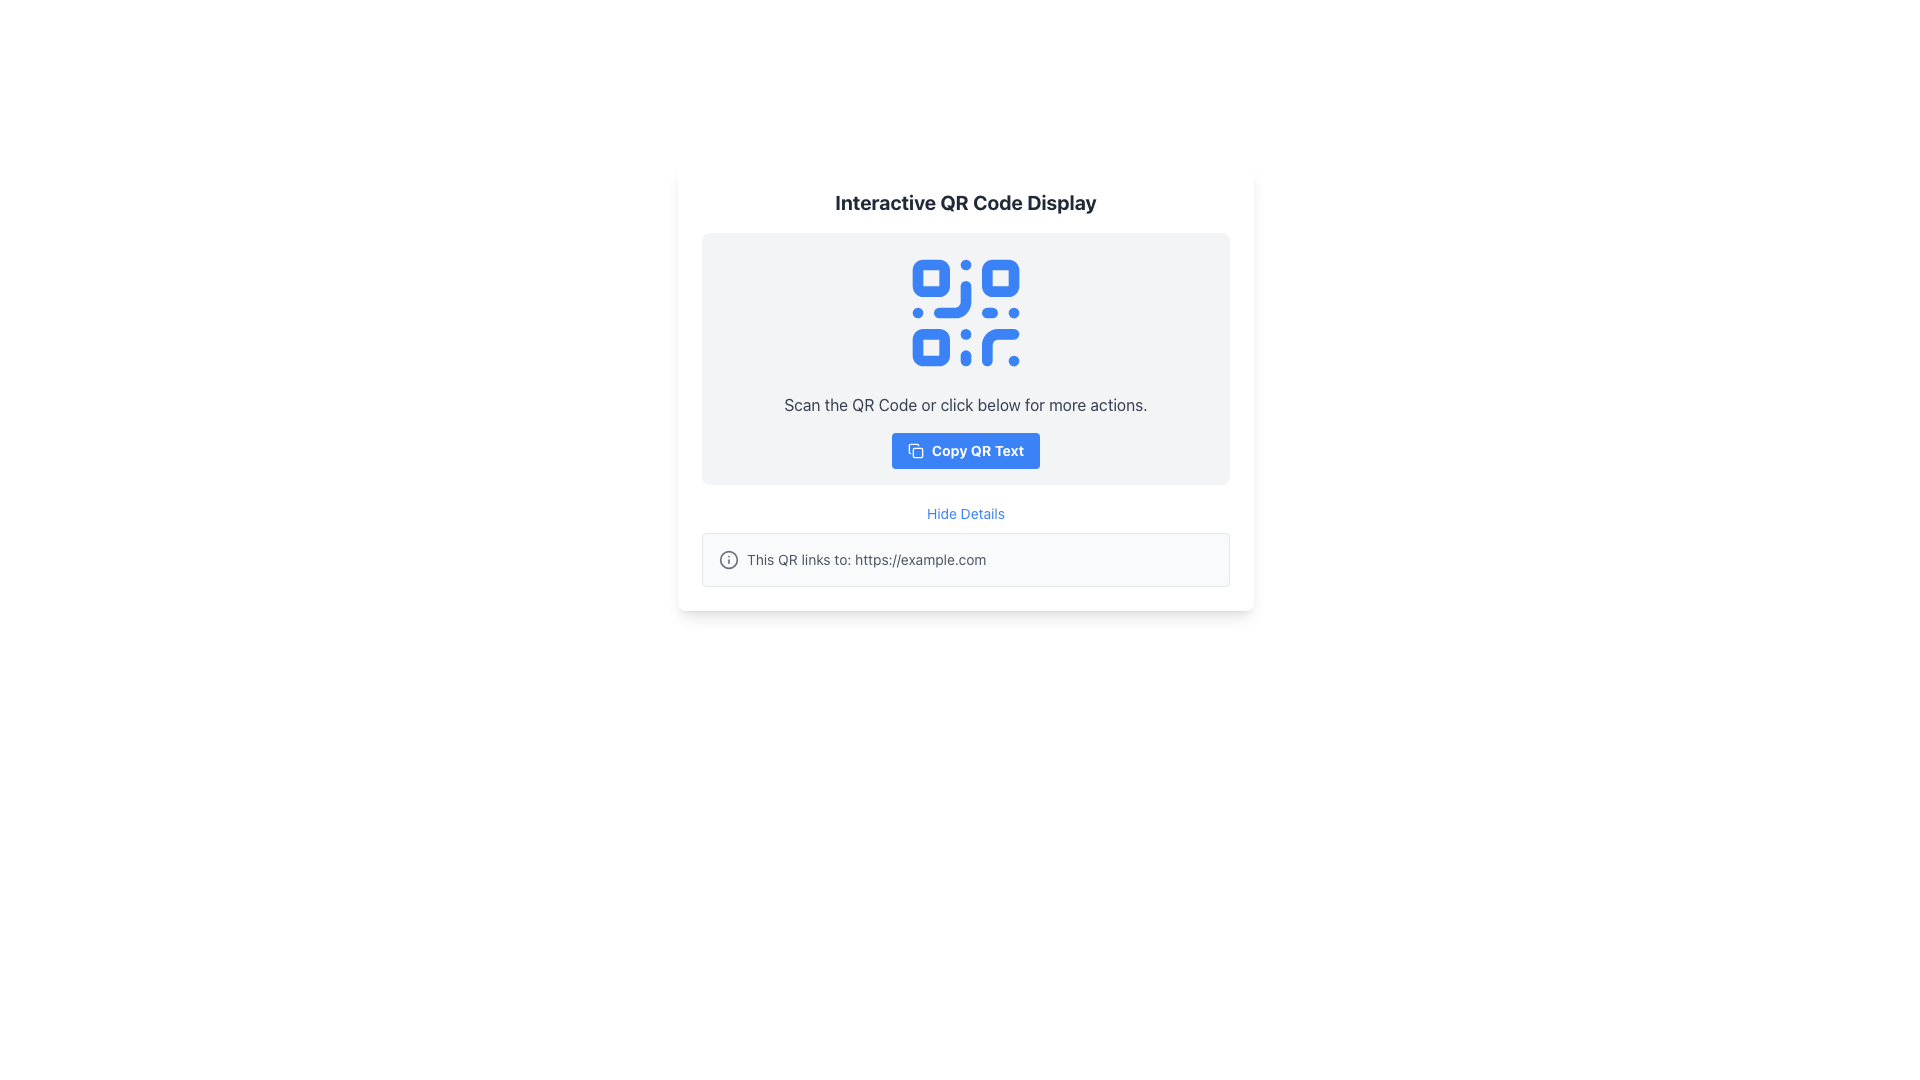 The image size is (1920, 1080). I want to click on the button that copies the textual data of the QR code to the user's clipboard, located directly below the text 'Scan the QR Code or click below for more actions.', so click(965, 451).